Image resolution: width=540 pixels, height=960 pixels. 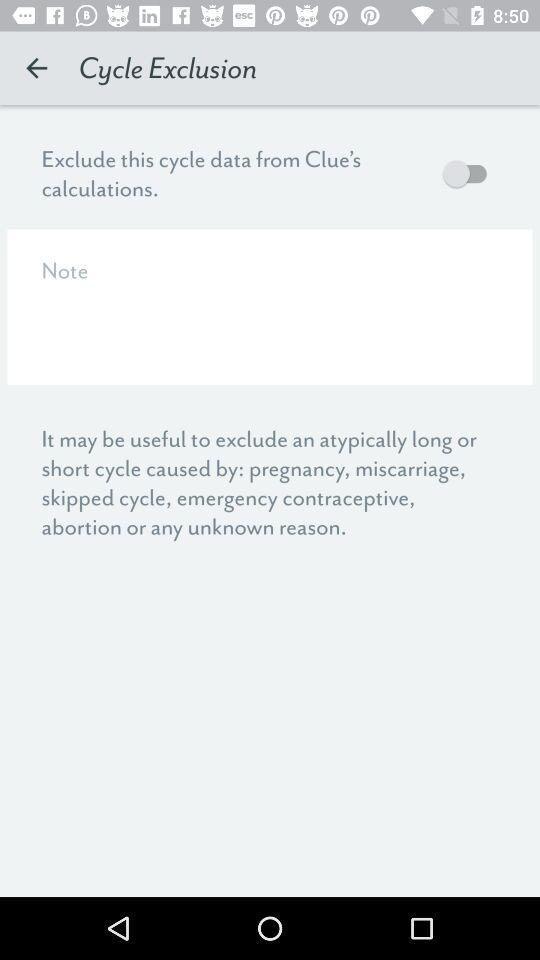 I want to click on data exclusion for this cycle, so click(x=469, y=172).